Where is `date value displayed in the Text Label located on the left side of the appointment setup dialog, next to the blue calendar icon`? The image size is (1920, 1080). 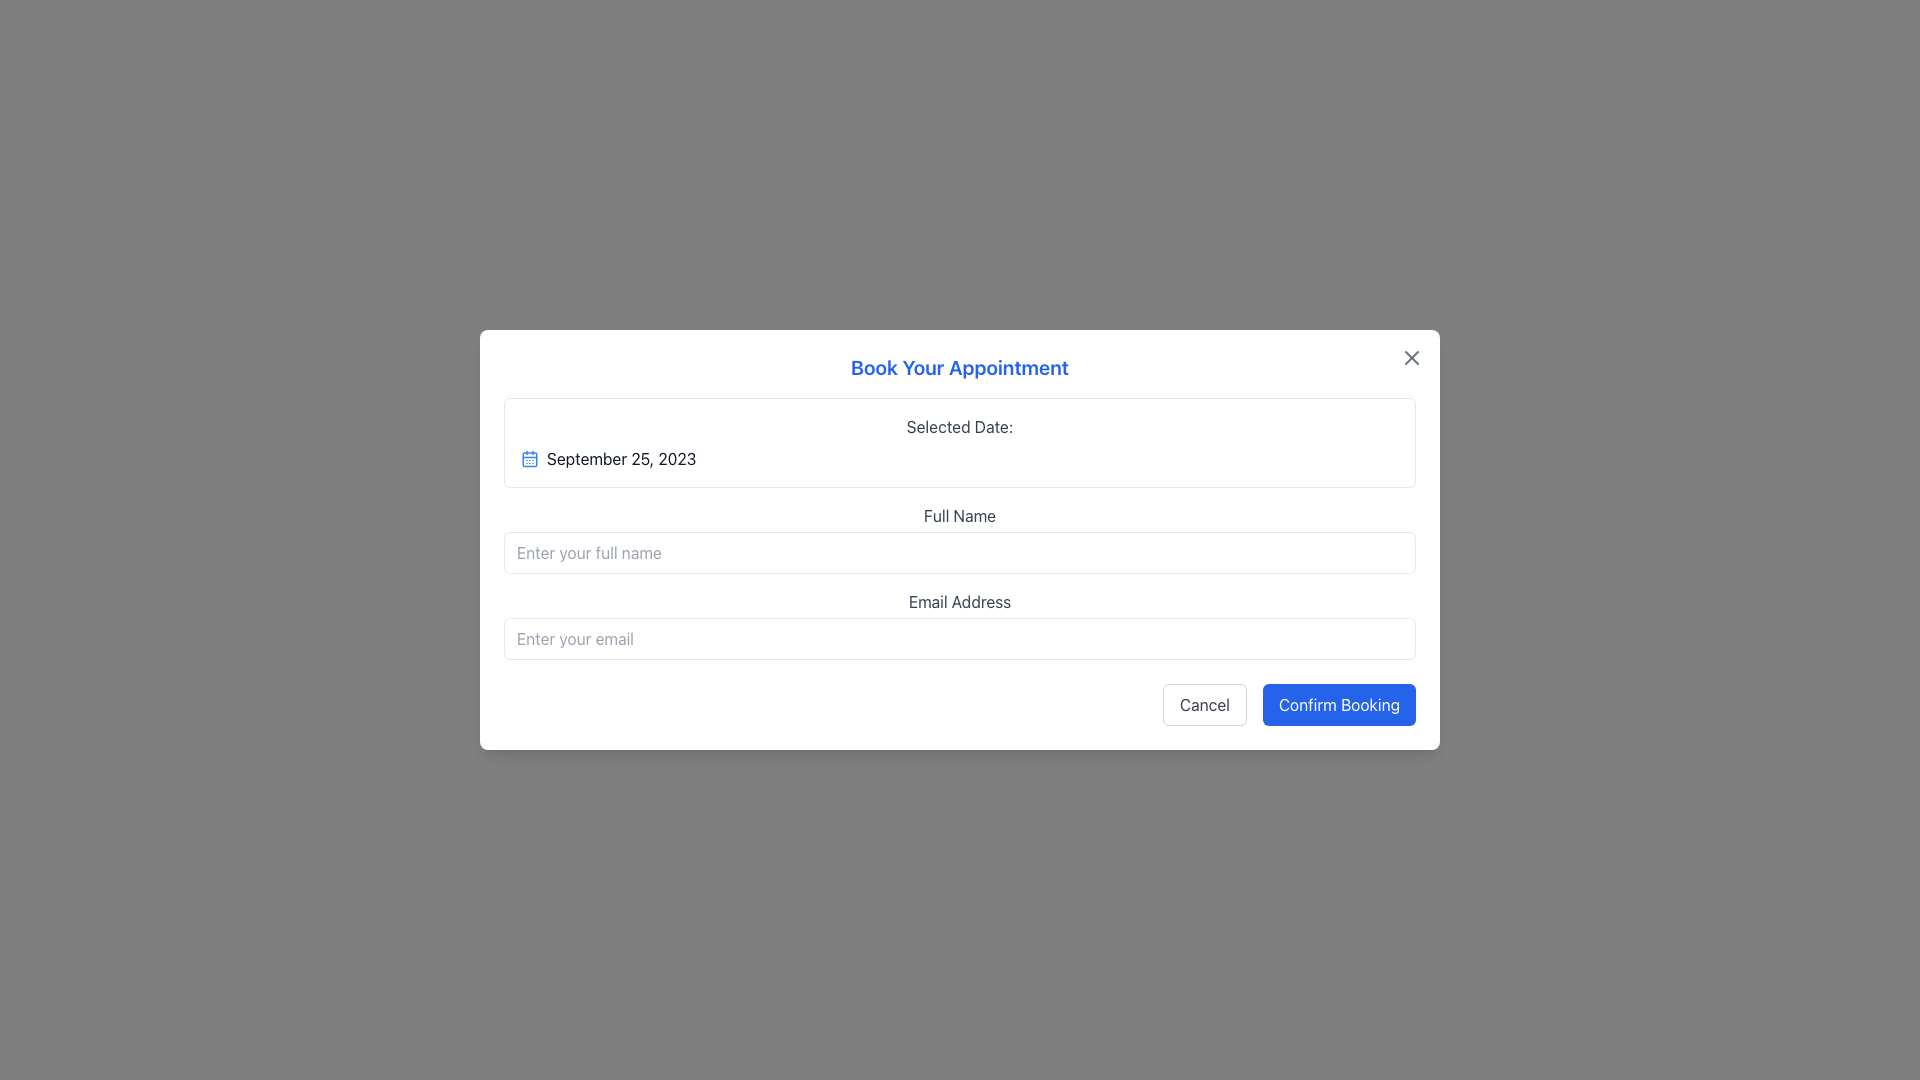 date value displayed in the Text Label located on the left side of the appointment setup dialog, next to the blue calendar icon is located at coordinates (620, 459).